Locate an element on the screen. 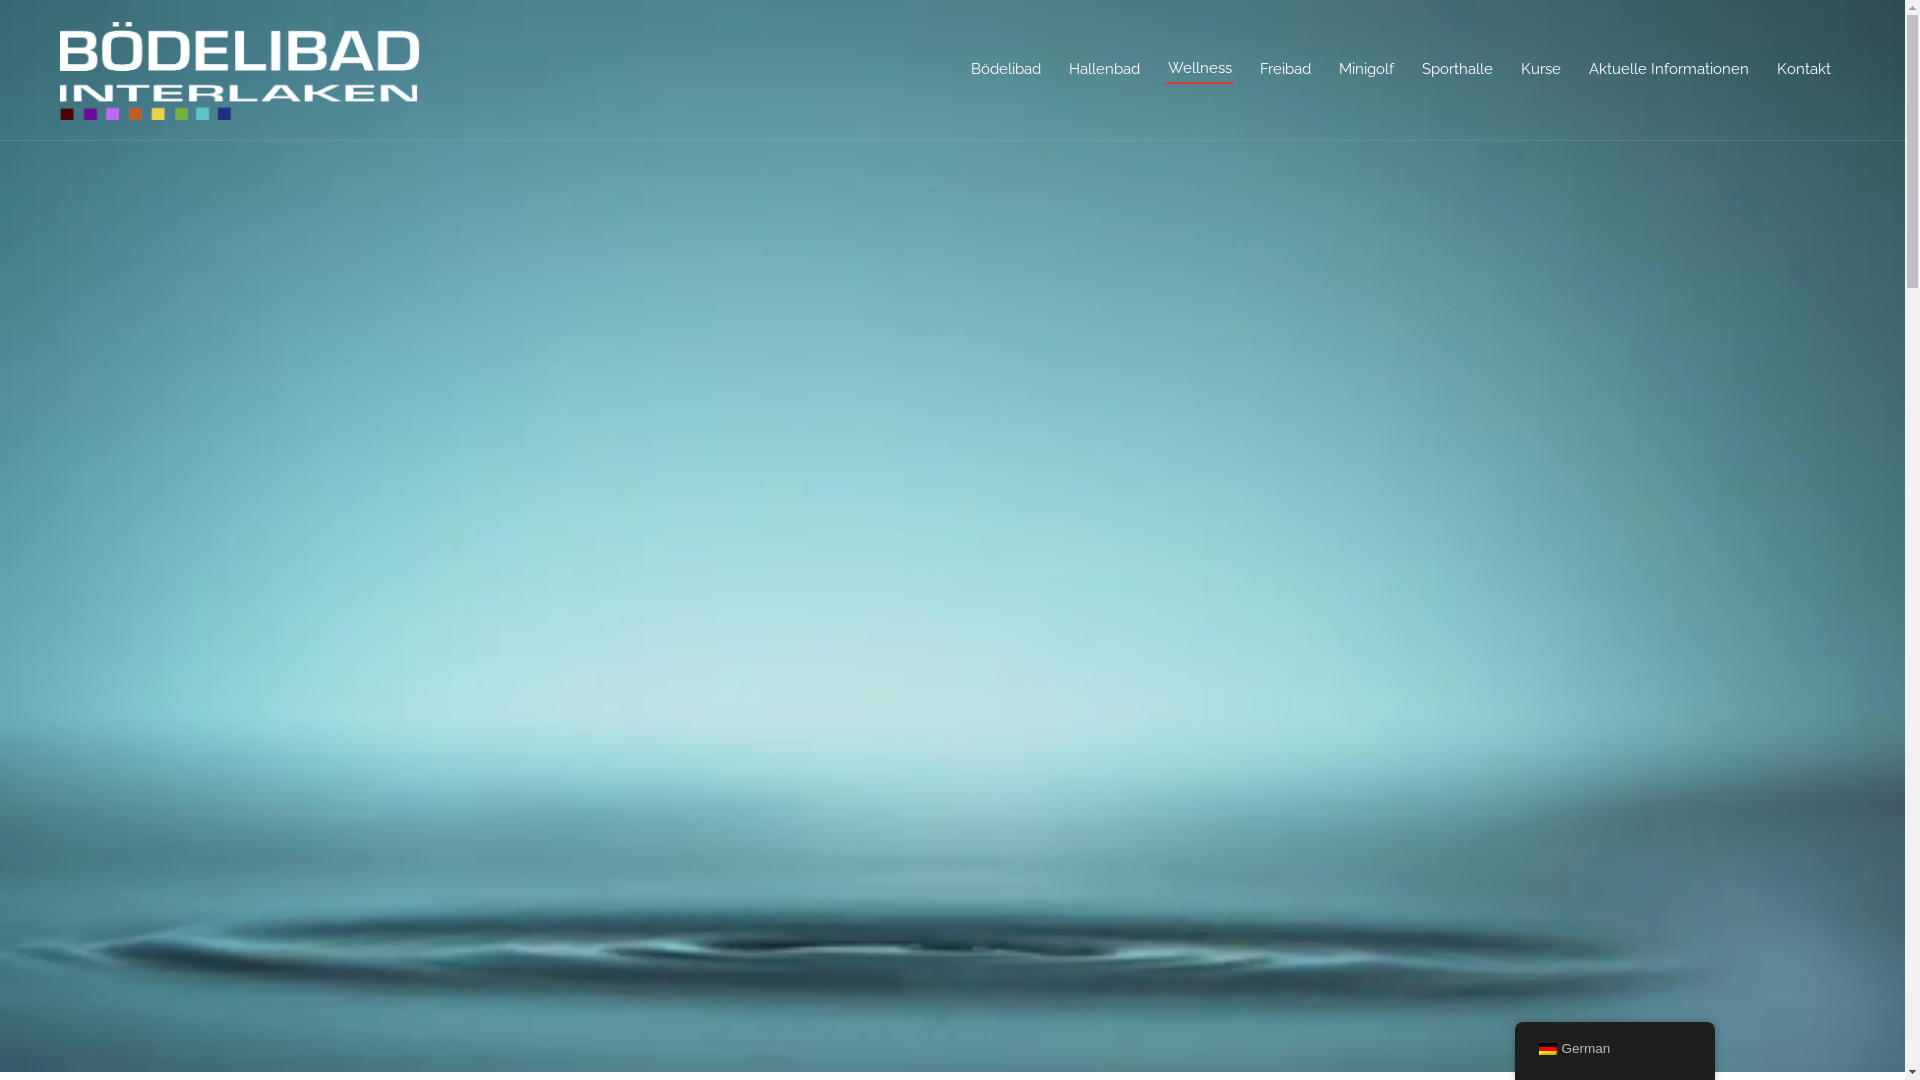 The width and height of the screenshot is (1920, 1080). 'German' is located at coordinates (1545, 1048).